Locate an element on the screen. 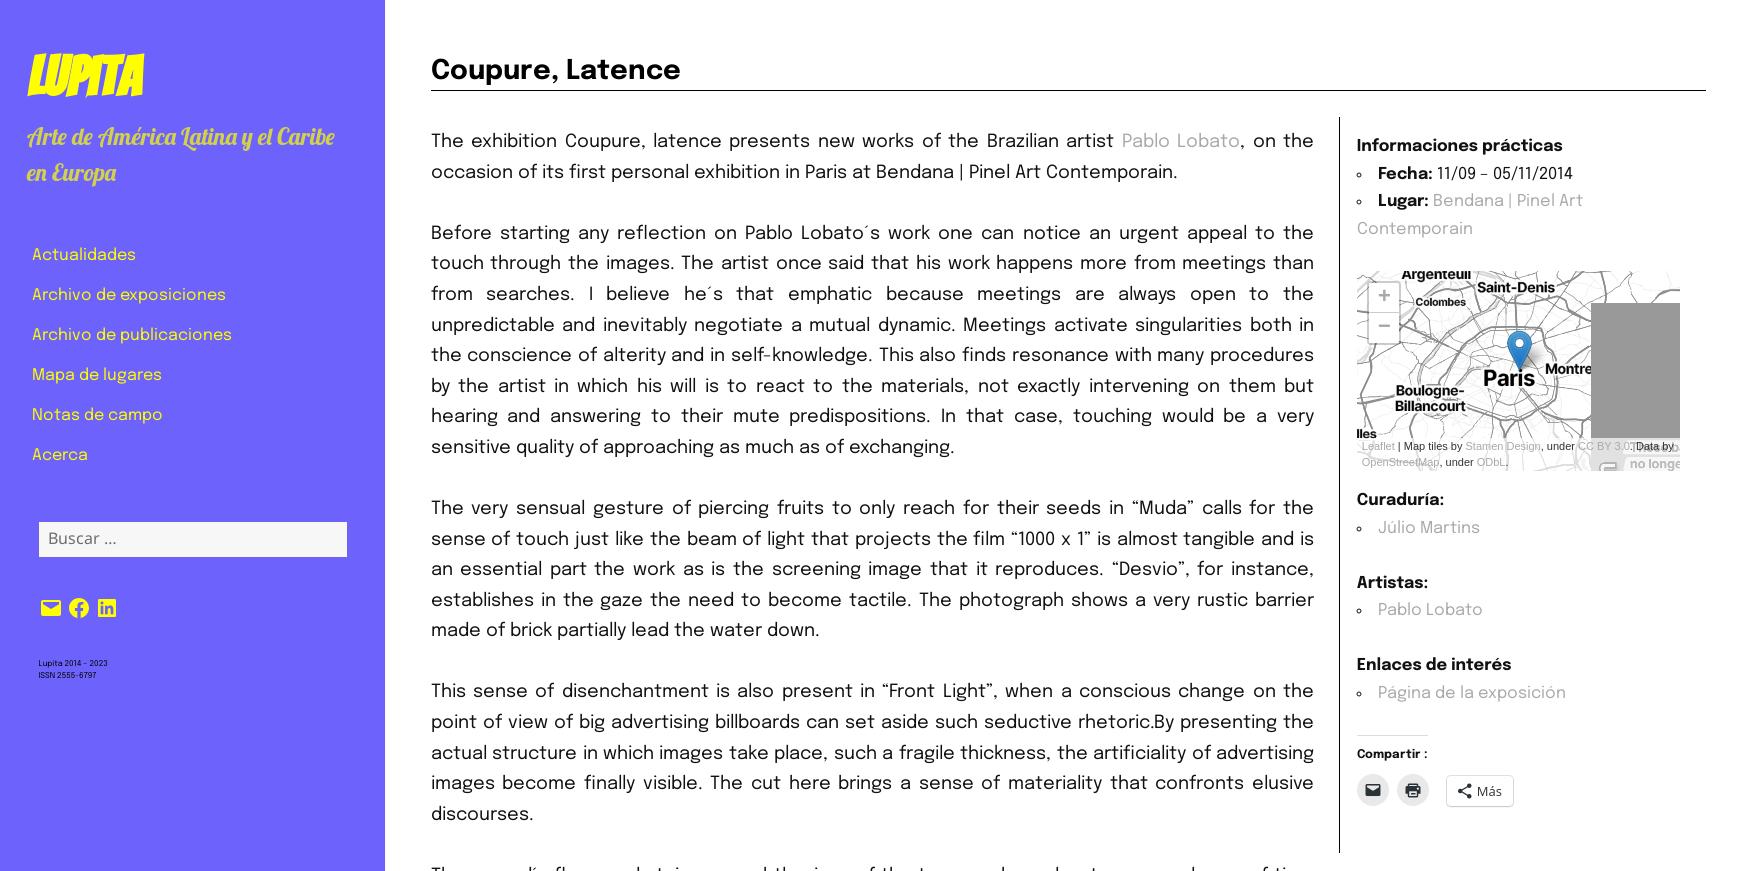 The width and height of the screenshot is (1751, 871). 'Más' is located at coordinates (1488, 791).